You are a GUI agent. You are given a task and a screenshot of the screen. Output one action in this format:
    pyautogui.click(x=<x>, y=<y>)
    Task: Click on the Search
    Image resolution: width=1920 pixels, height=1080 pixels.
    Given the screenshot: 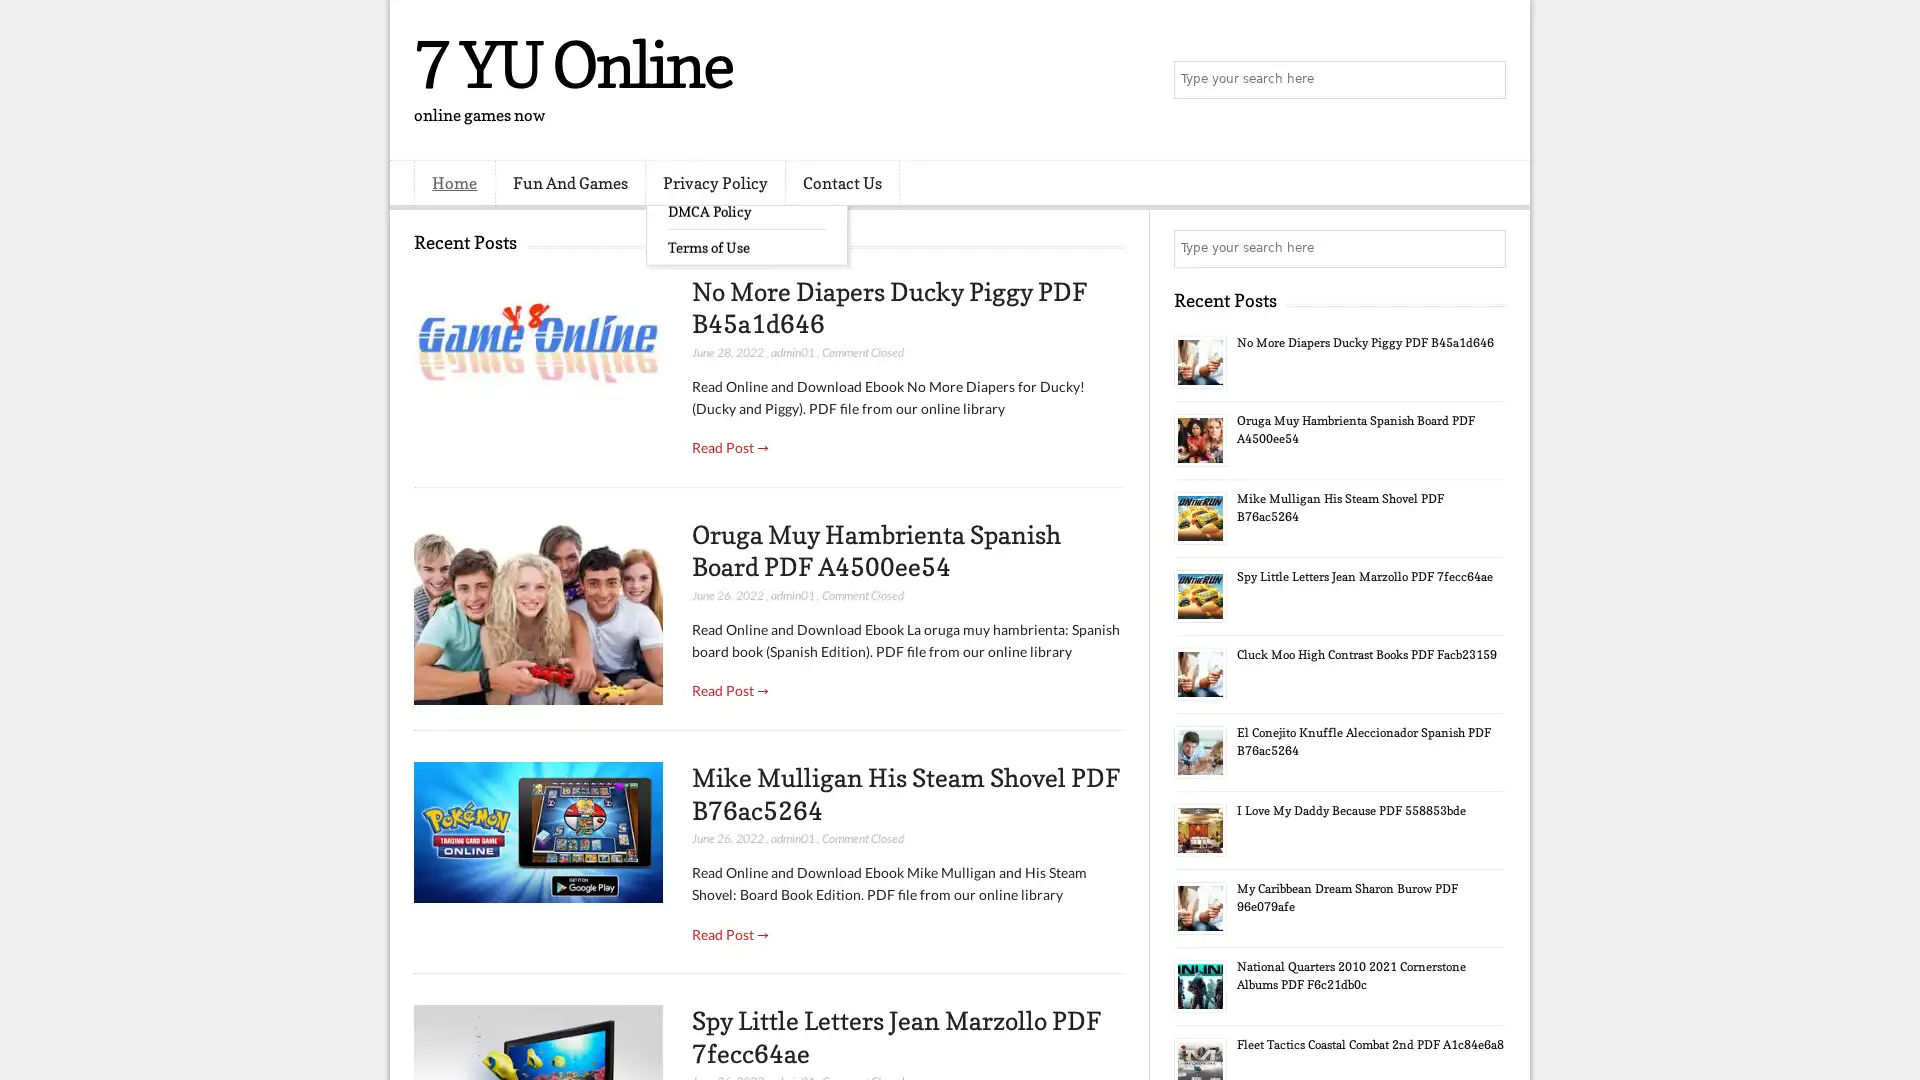 What is the action you would take?
    pyautogui.click(x=1485, y=248)
    